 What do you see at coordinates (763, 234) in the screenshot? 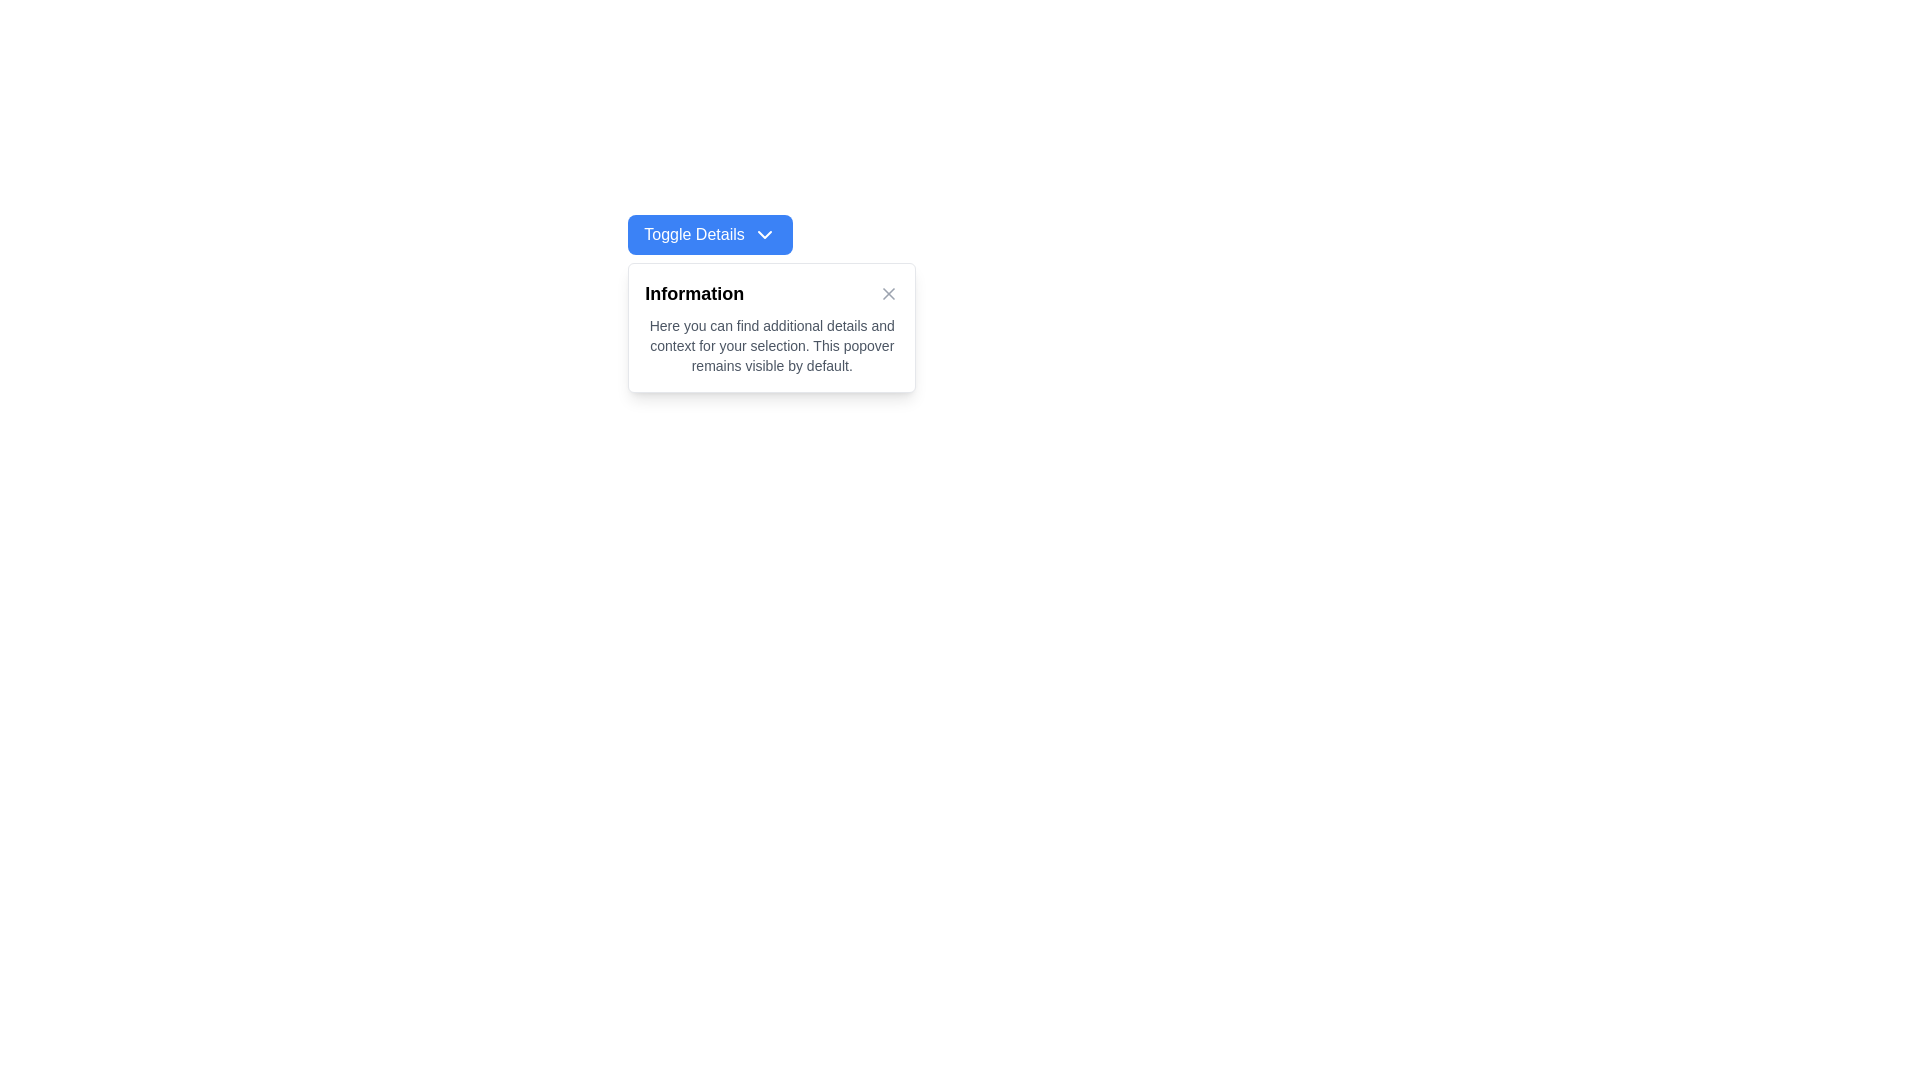
I see `the downward chevron icon located to the immediate right of the 'Toggle Details' text within the blue button labeled 'Toggle Details'` at bounding box center [763, 234].